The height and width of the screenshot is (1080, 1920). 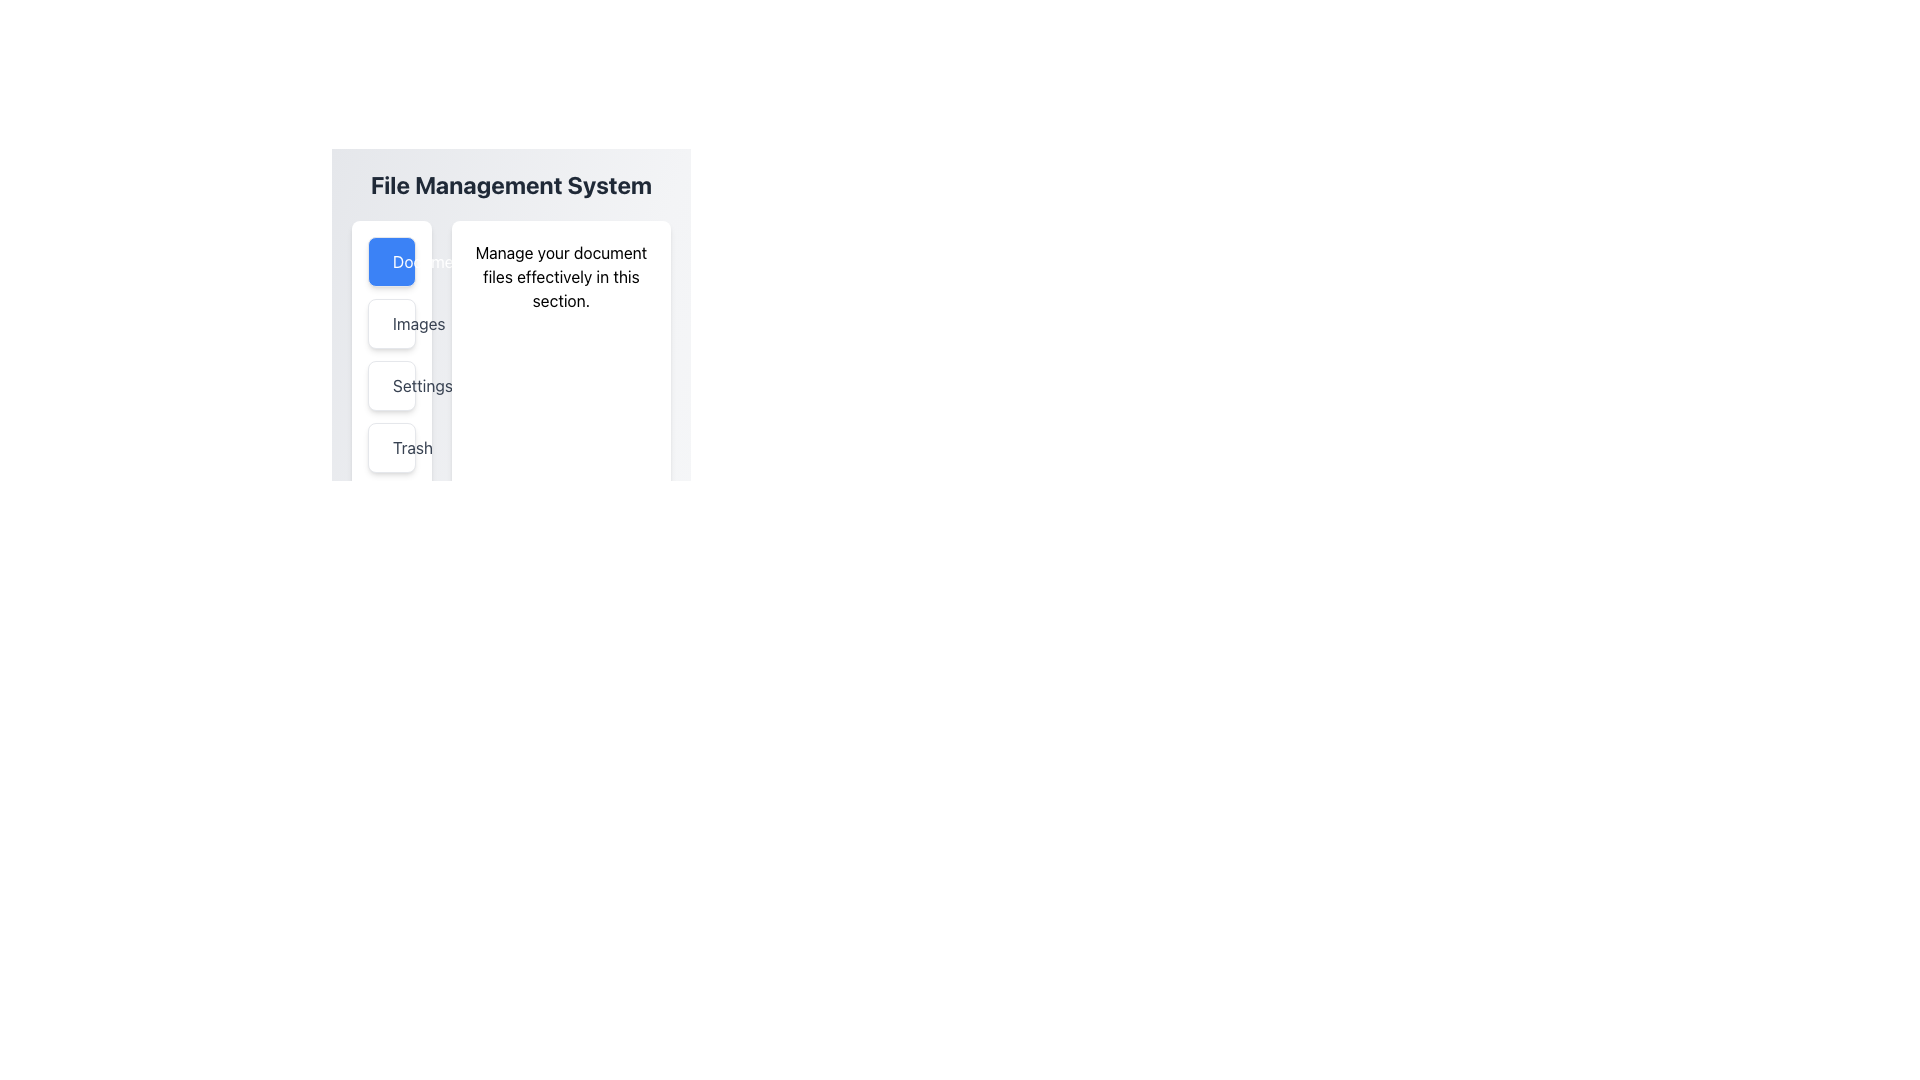 What do you see at coordinates (391, 385) in the screenshot?
I see `the configurations button in the sidebar menu` at bounding box center [391, 385].